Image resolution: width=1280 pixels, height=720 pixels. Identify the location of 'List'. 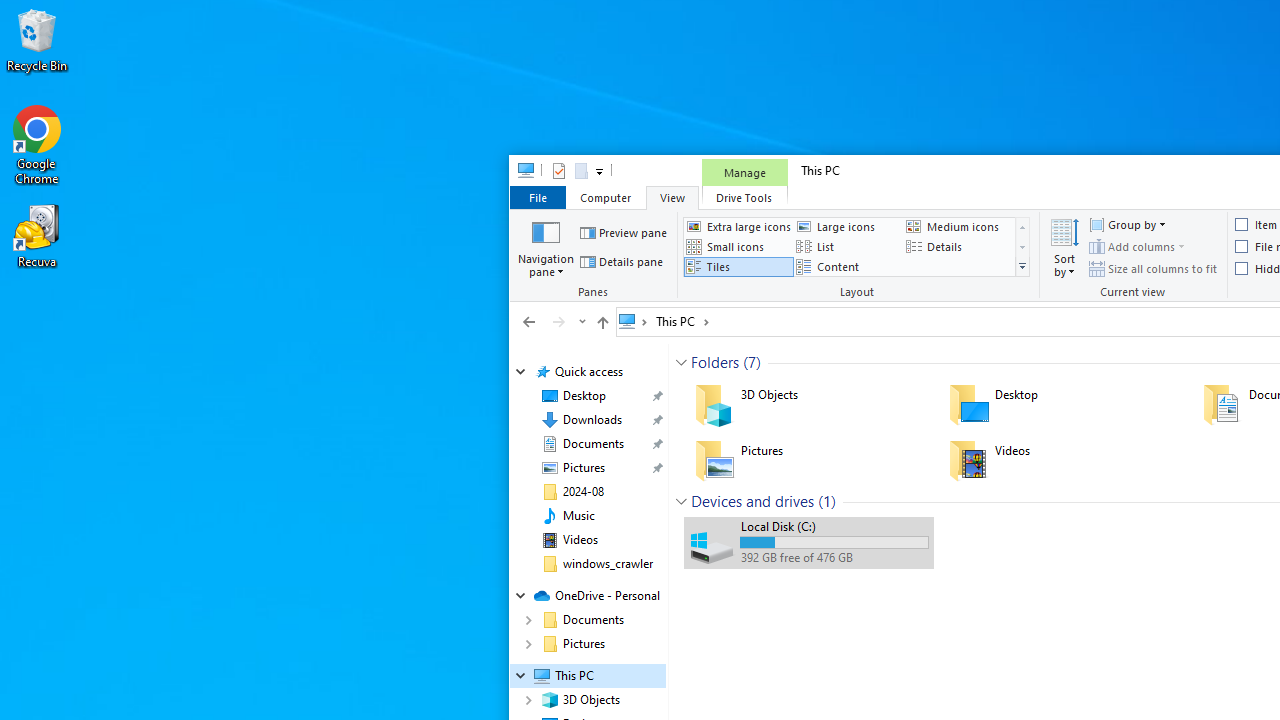
(848, 245).